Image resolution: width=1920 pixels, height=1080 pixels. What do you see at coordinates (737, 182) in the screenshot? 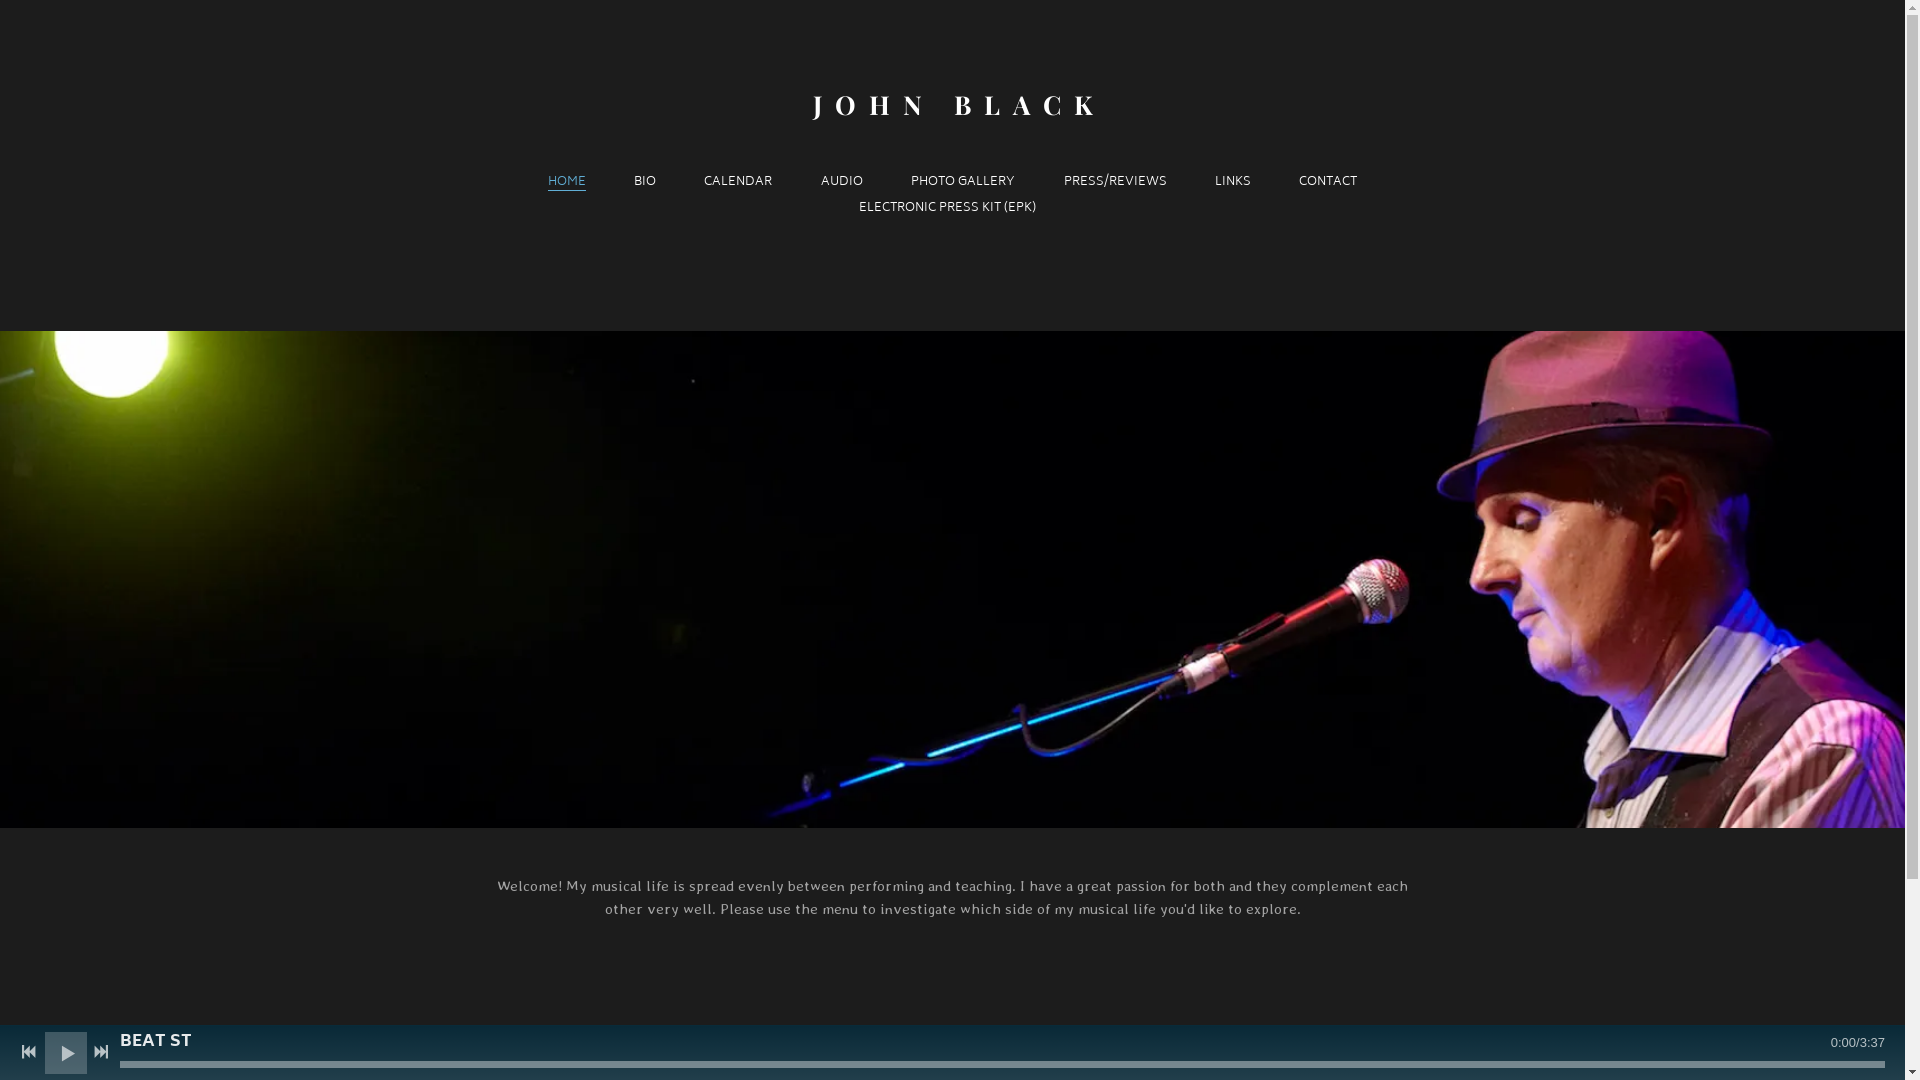
I see `'CALENDAR'` at bounding box center [737, 182].